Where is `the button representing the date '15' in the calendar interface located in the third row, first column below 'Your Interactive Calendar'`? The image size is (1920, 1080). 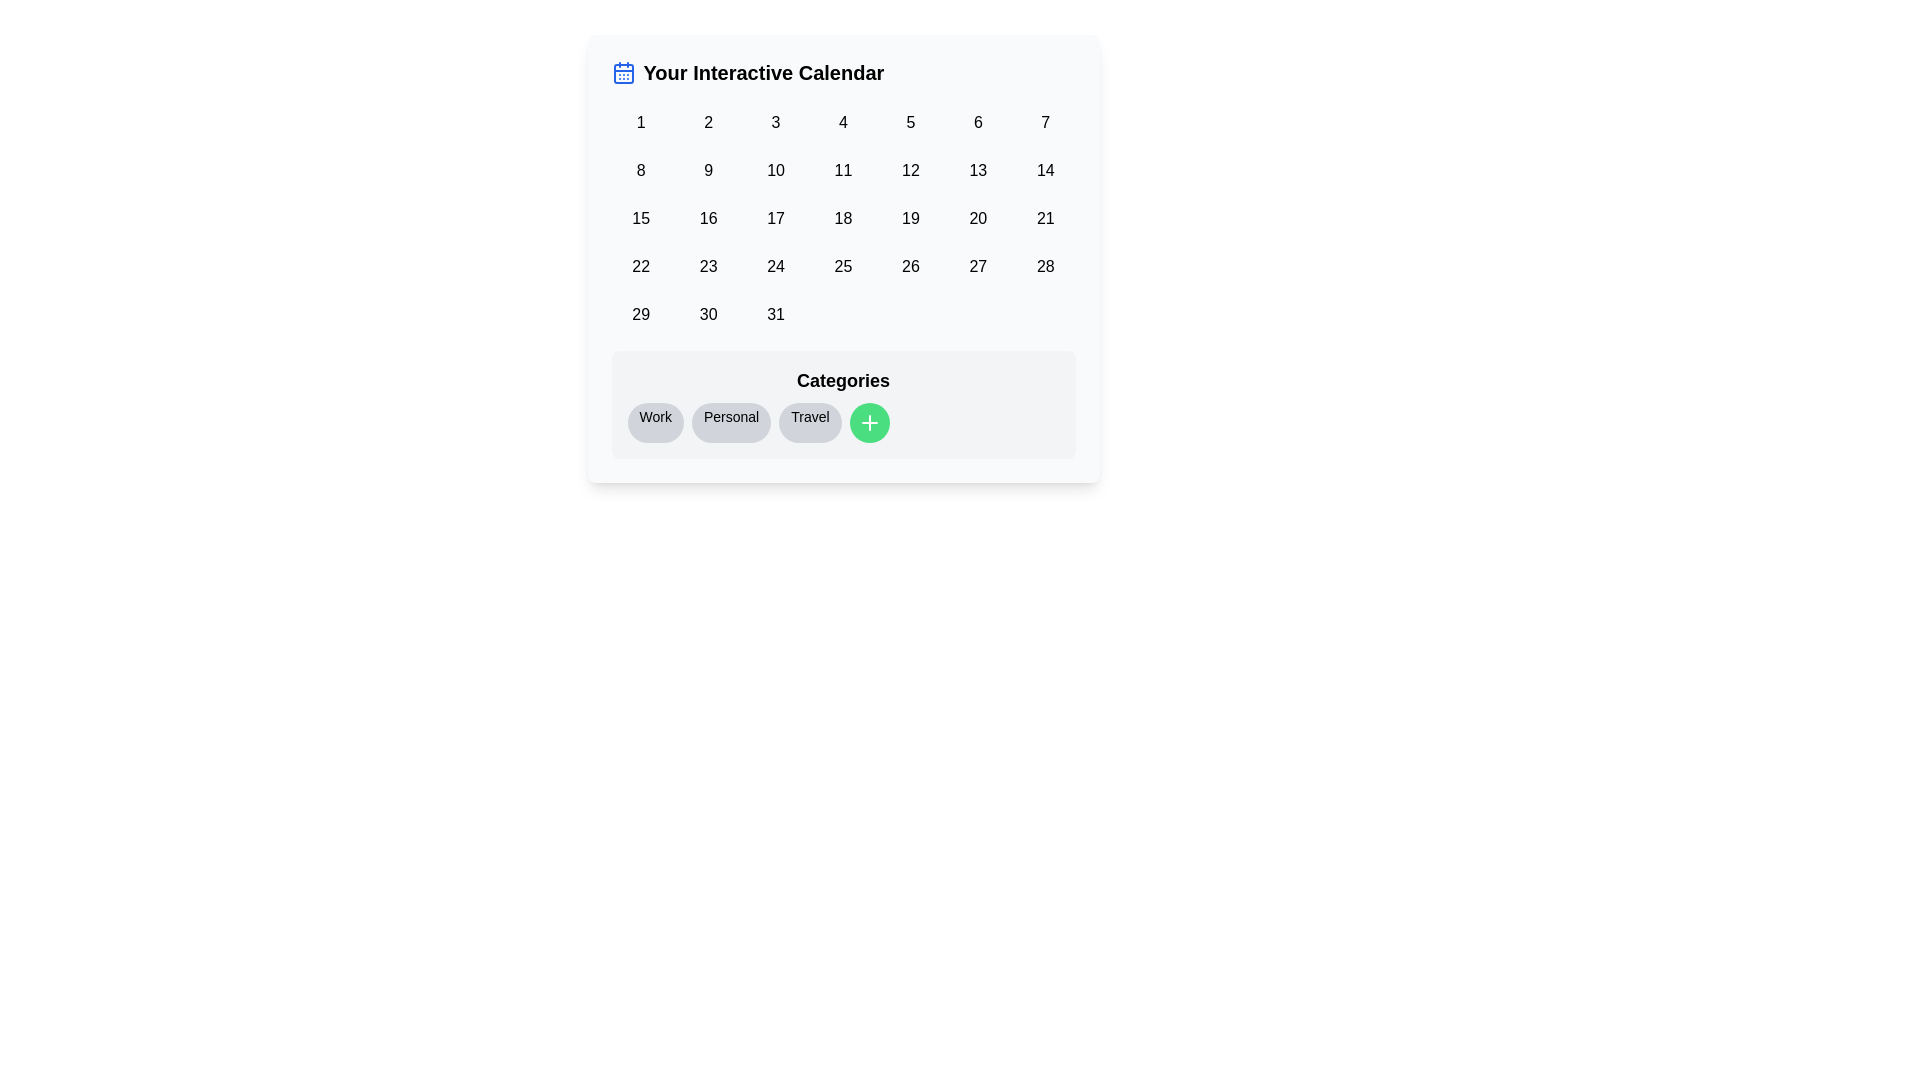
the button representing the date '15' in the calendar interface located in the third row, first column below 'Your Interactive Calendar' is located at coordinates (641, 219).